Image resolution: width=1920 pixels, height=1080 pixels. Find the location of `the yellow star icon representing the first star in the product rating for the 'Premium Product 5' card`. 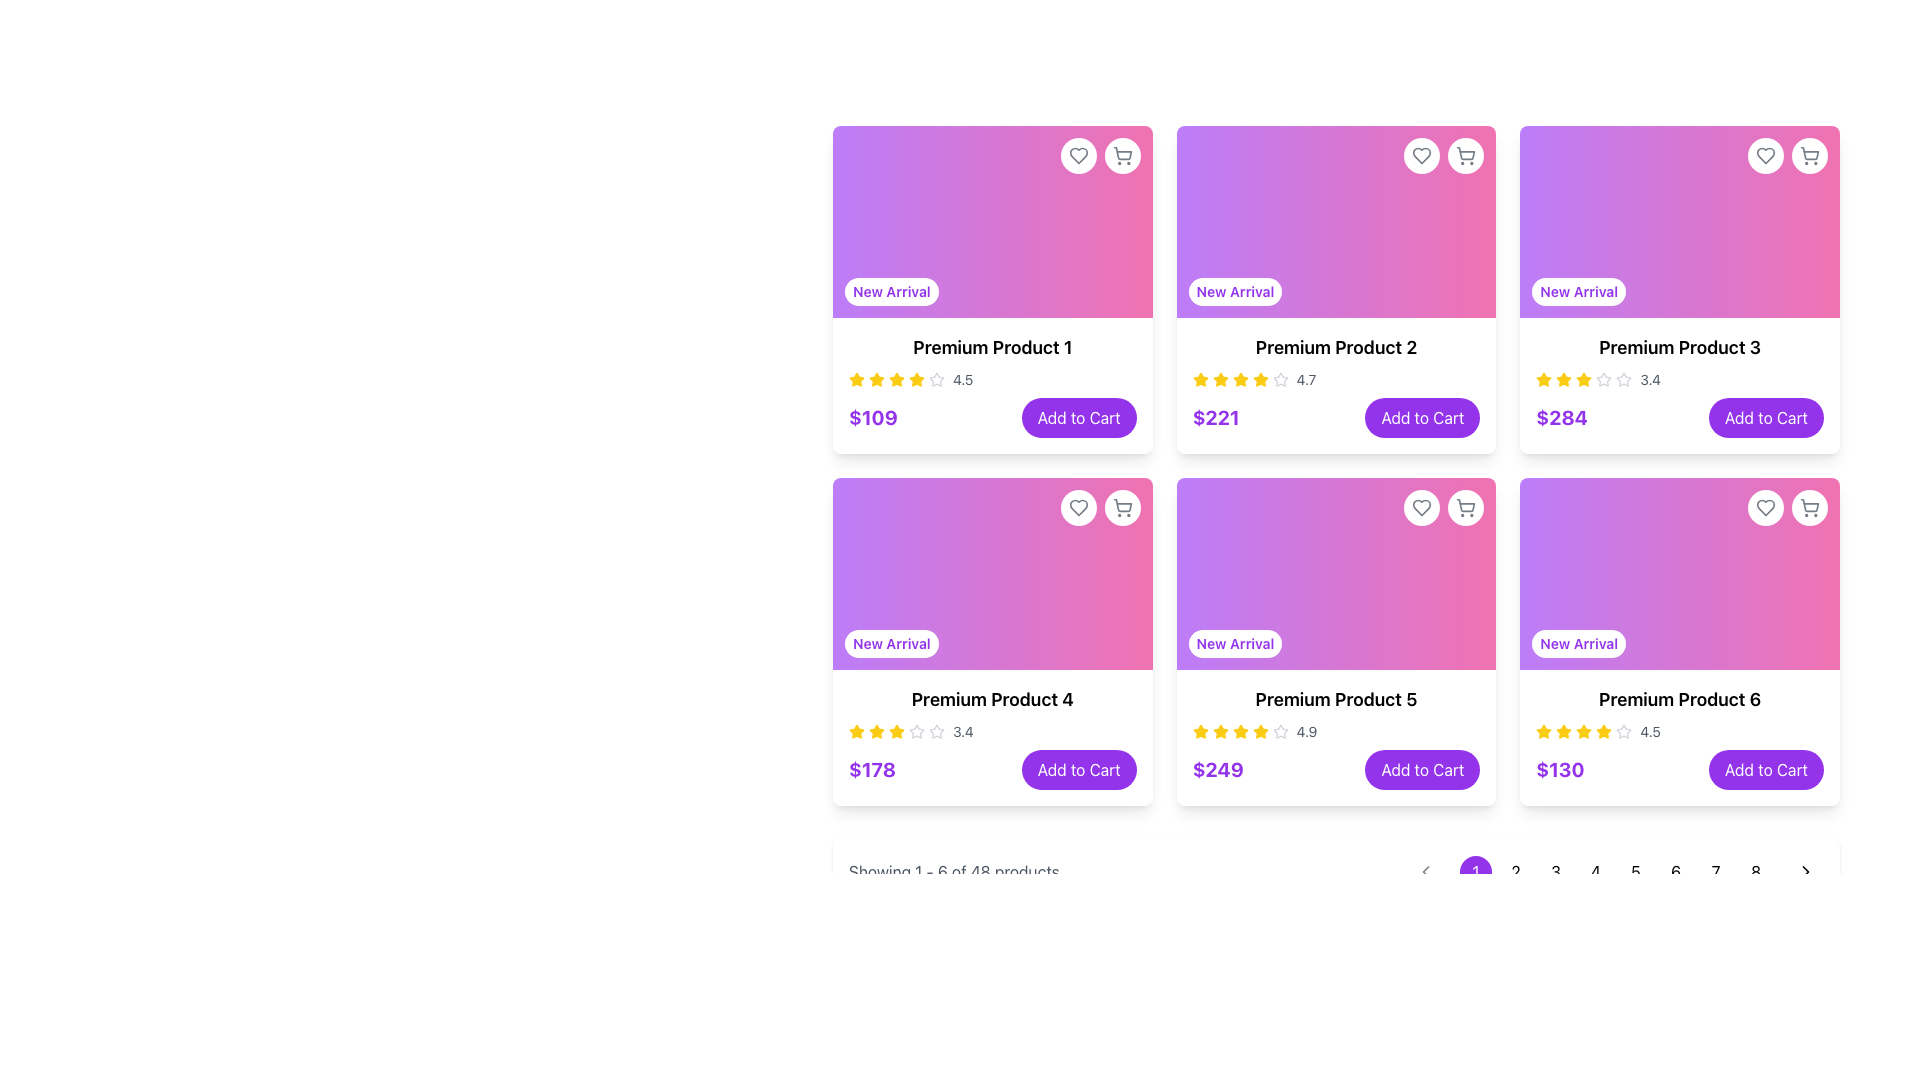

the yellow star icon representing the first star in the product rating for the 'Premium Product 5' card is located at coordinates (1200, 732).